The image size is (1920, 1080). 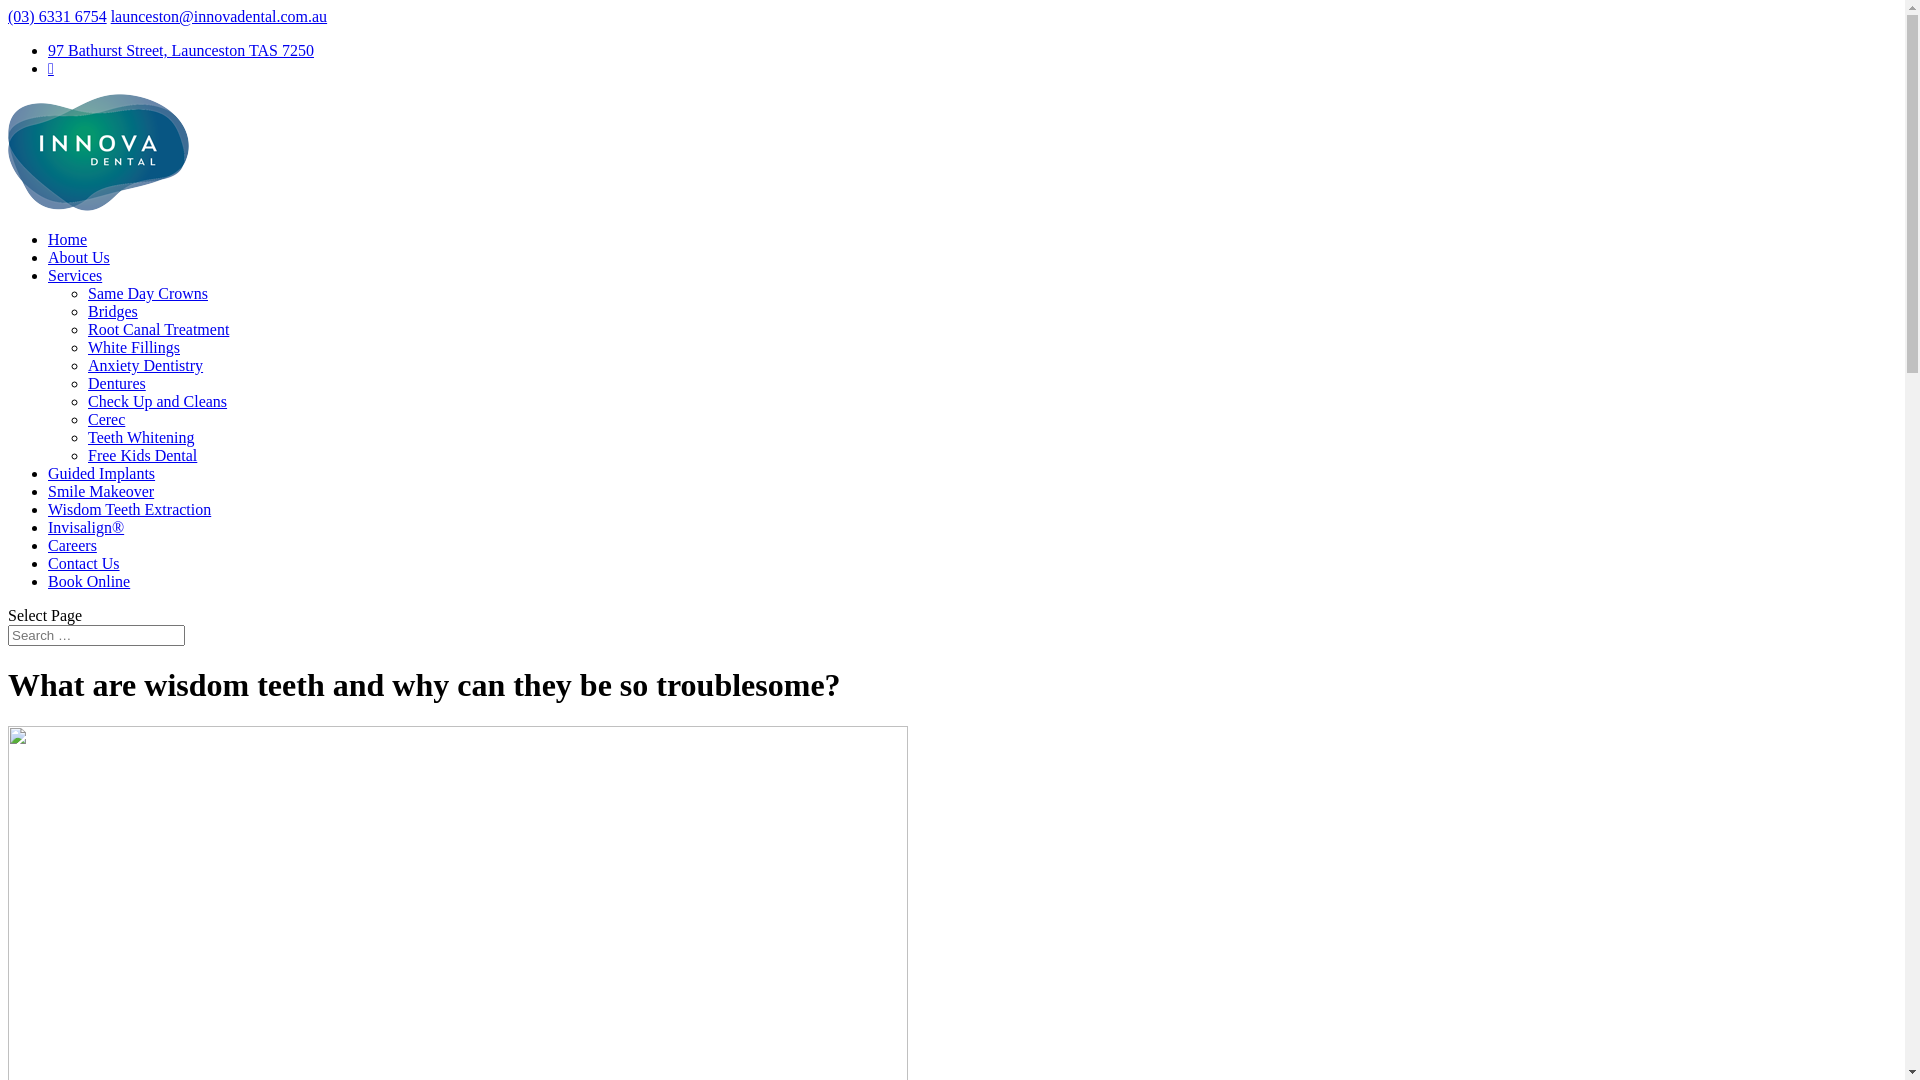 I want to click on 'White Fillings', so click(x=133, y=346).